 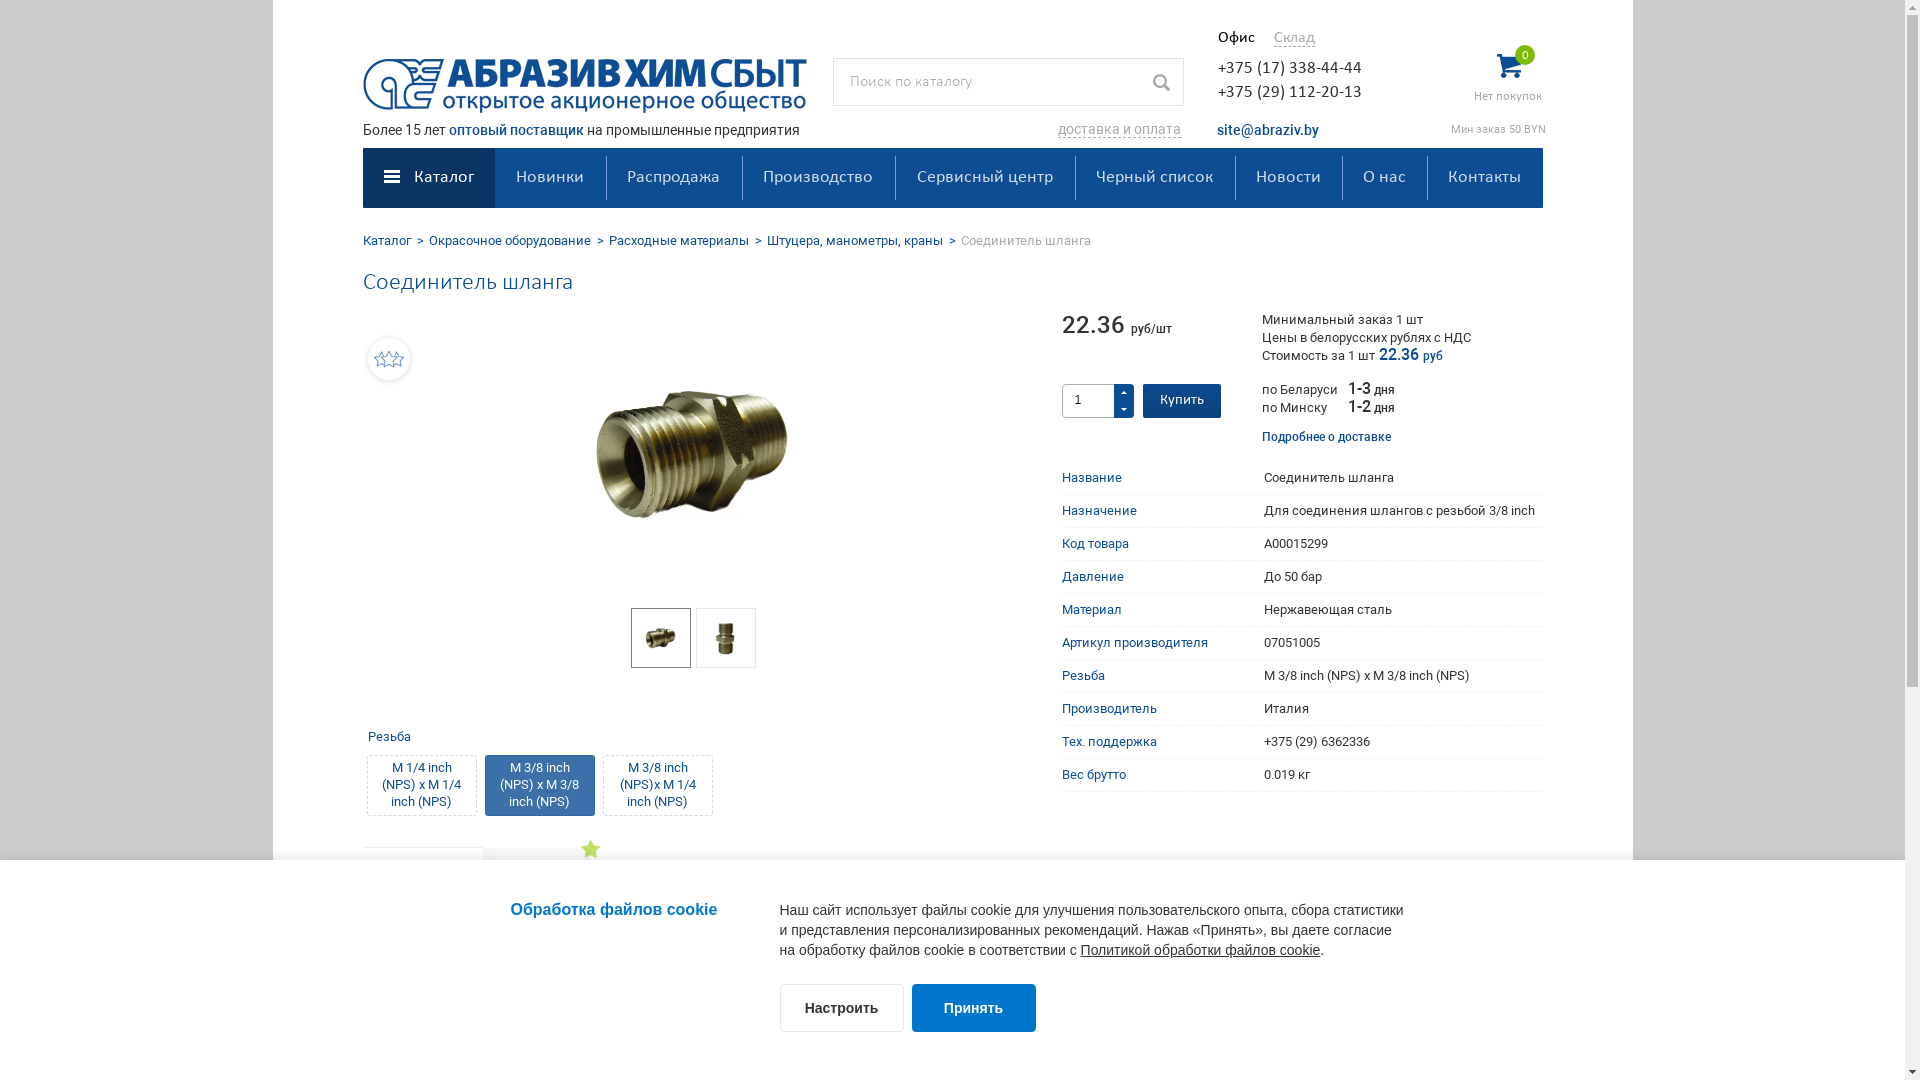 What do you see at coordinates (365, 784) in the screenshot?
I see `'M 1/4 inch (NPS) x M 1/4 inch (NPS)'` at bounding box center [365, 784].